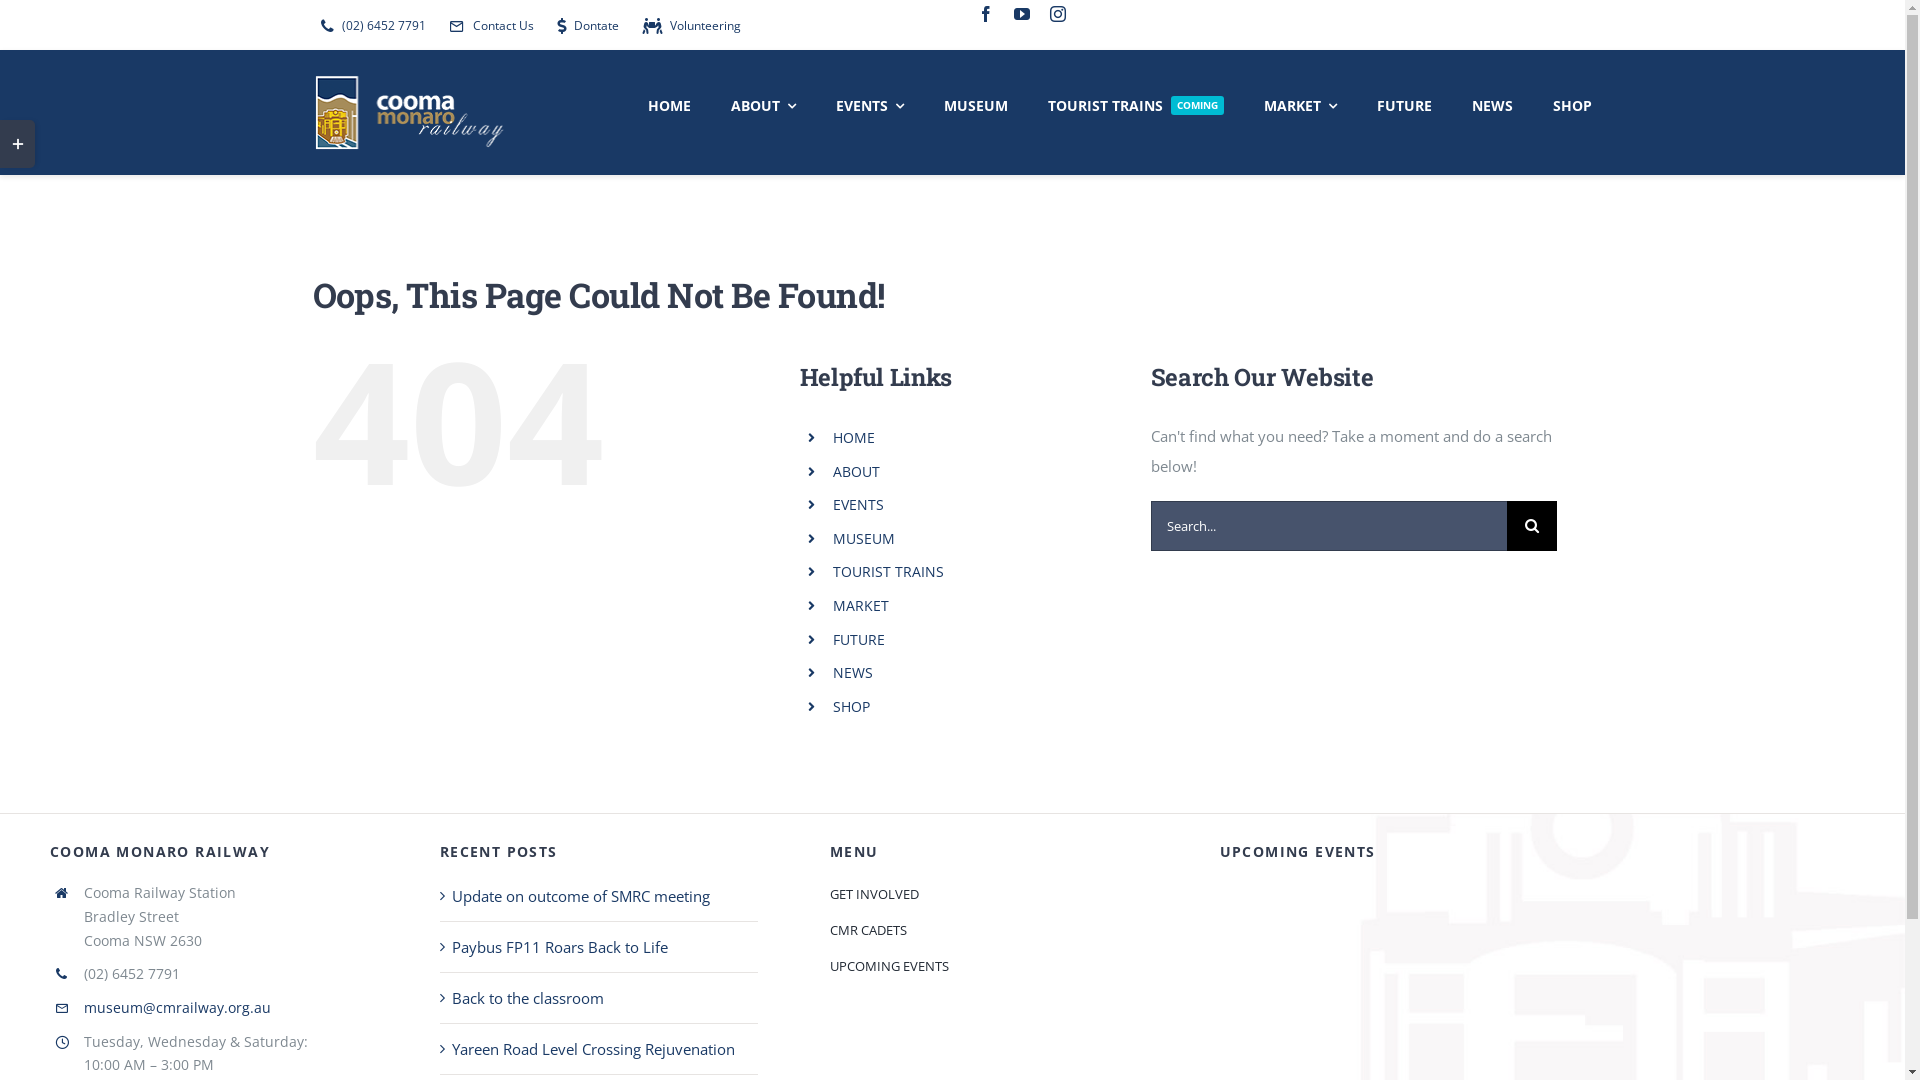 The height and width of the screenshot is (1080, 1920). I want to click on 'Yareen Road Level Crossing Rejuvenation', so click(592, 1048).